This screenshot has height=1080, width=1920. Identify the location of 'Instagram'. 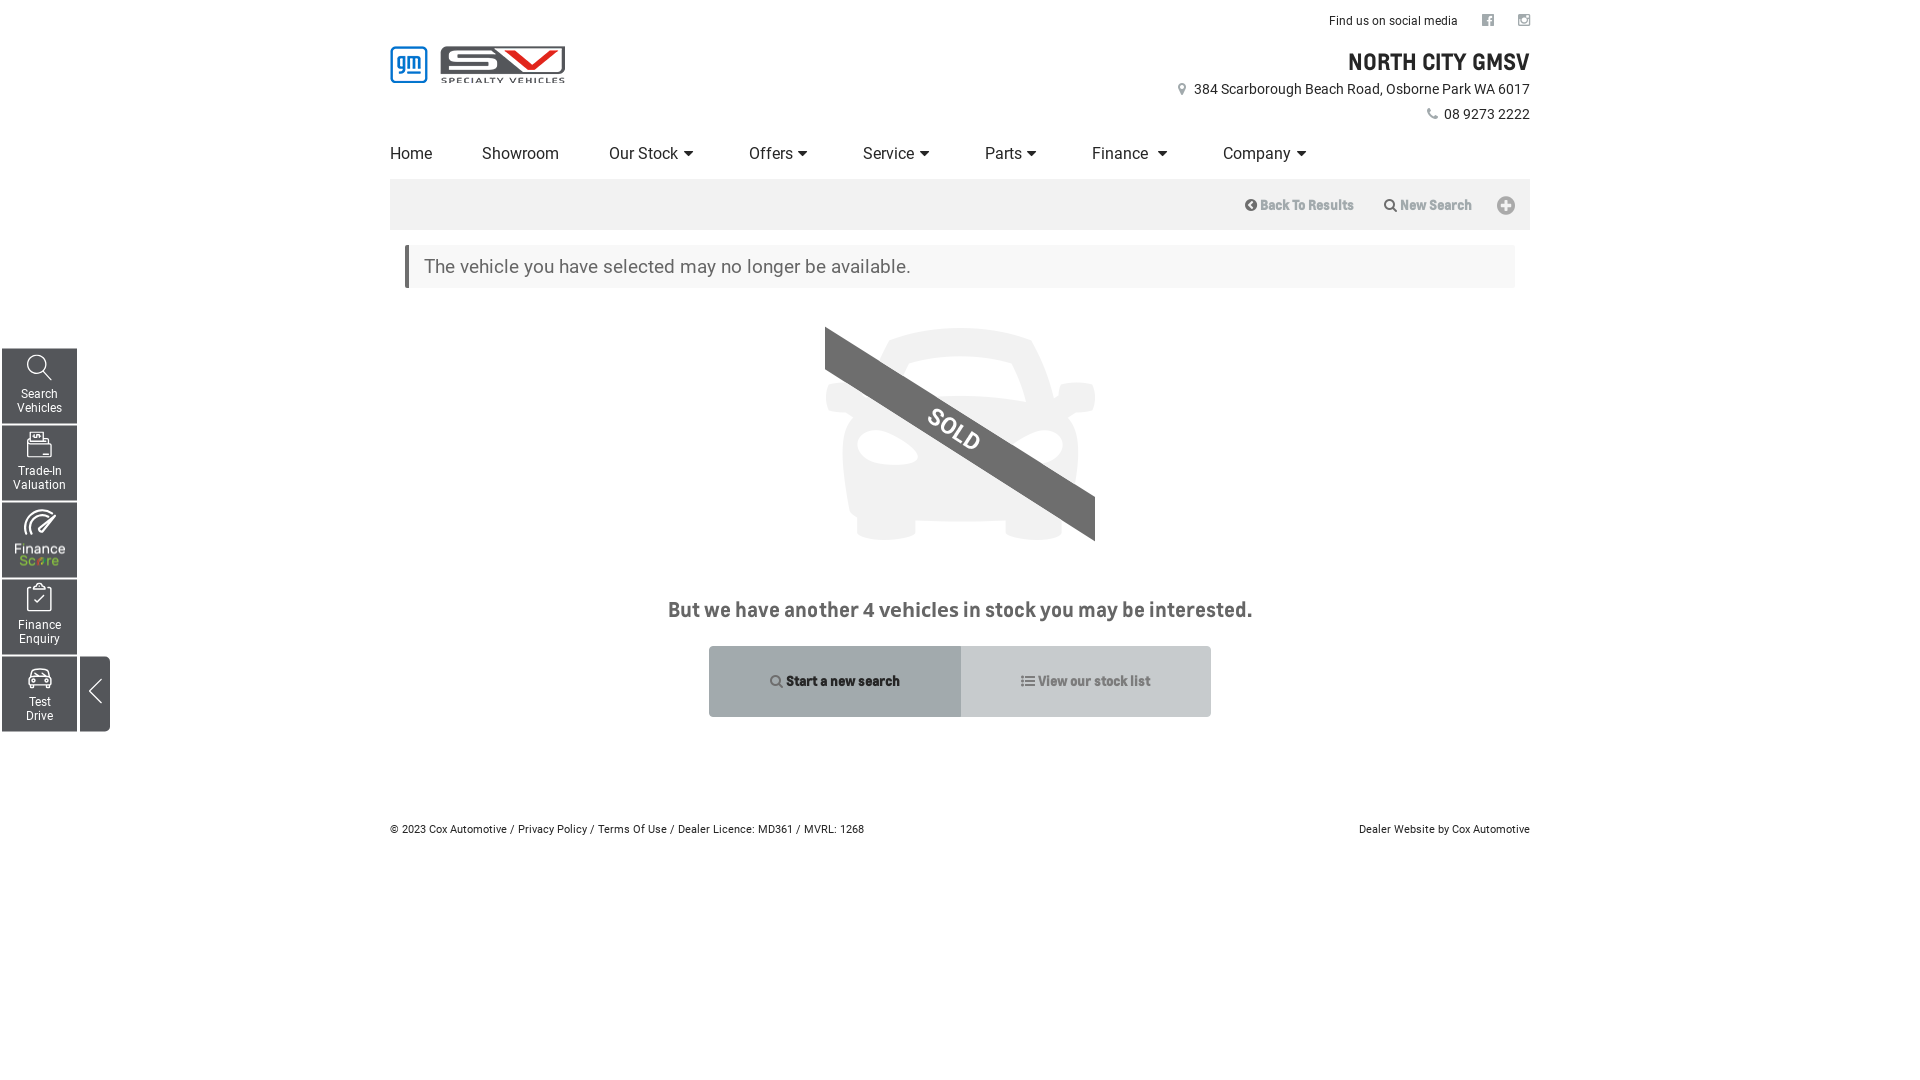
(1522, 19).